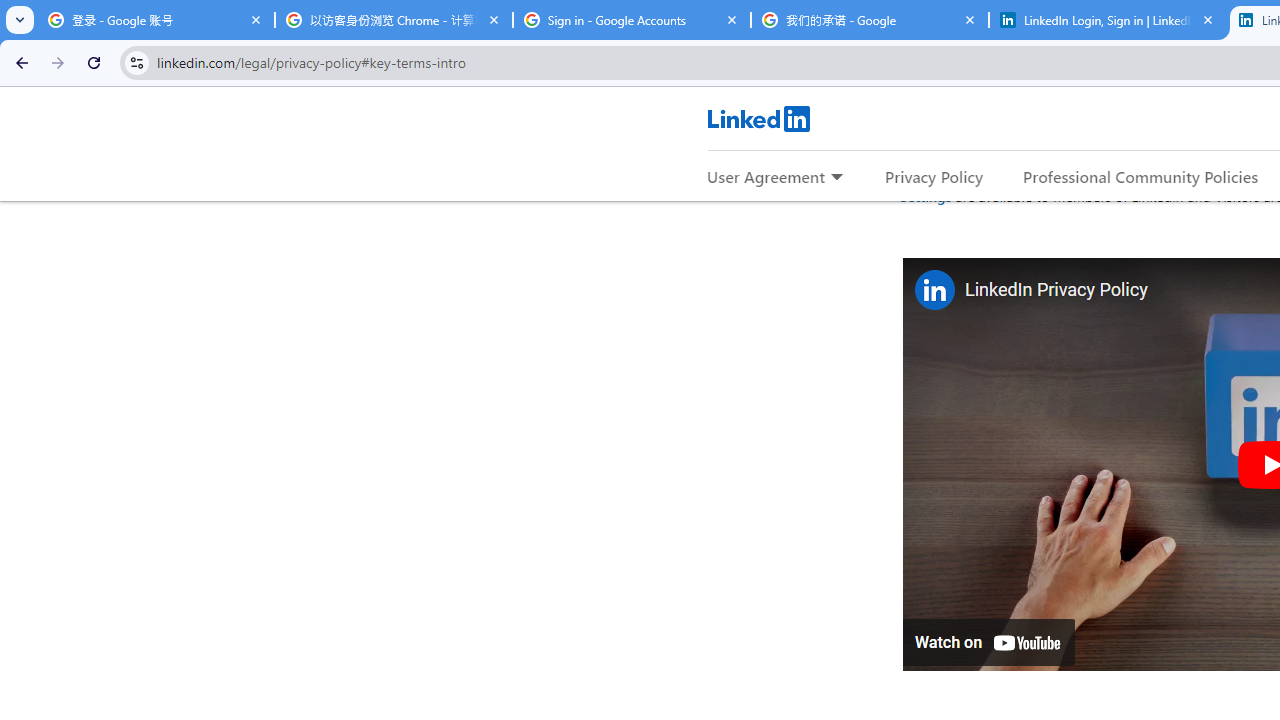  Describe the element at coordinates (631, 20) in the screenshot. I see `'Sign in - Google Accounts'` at that location.